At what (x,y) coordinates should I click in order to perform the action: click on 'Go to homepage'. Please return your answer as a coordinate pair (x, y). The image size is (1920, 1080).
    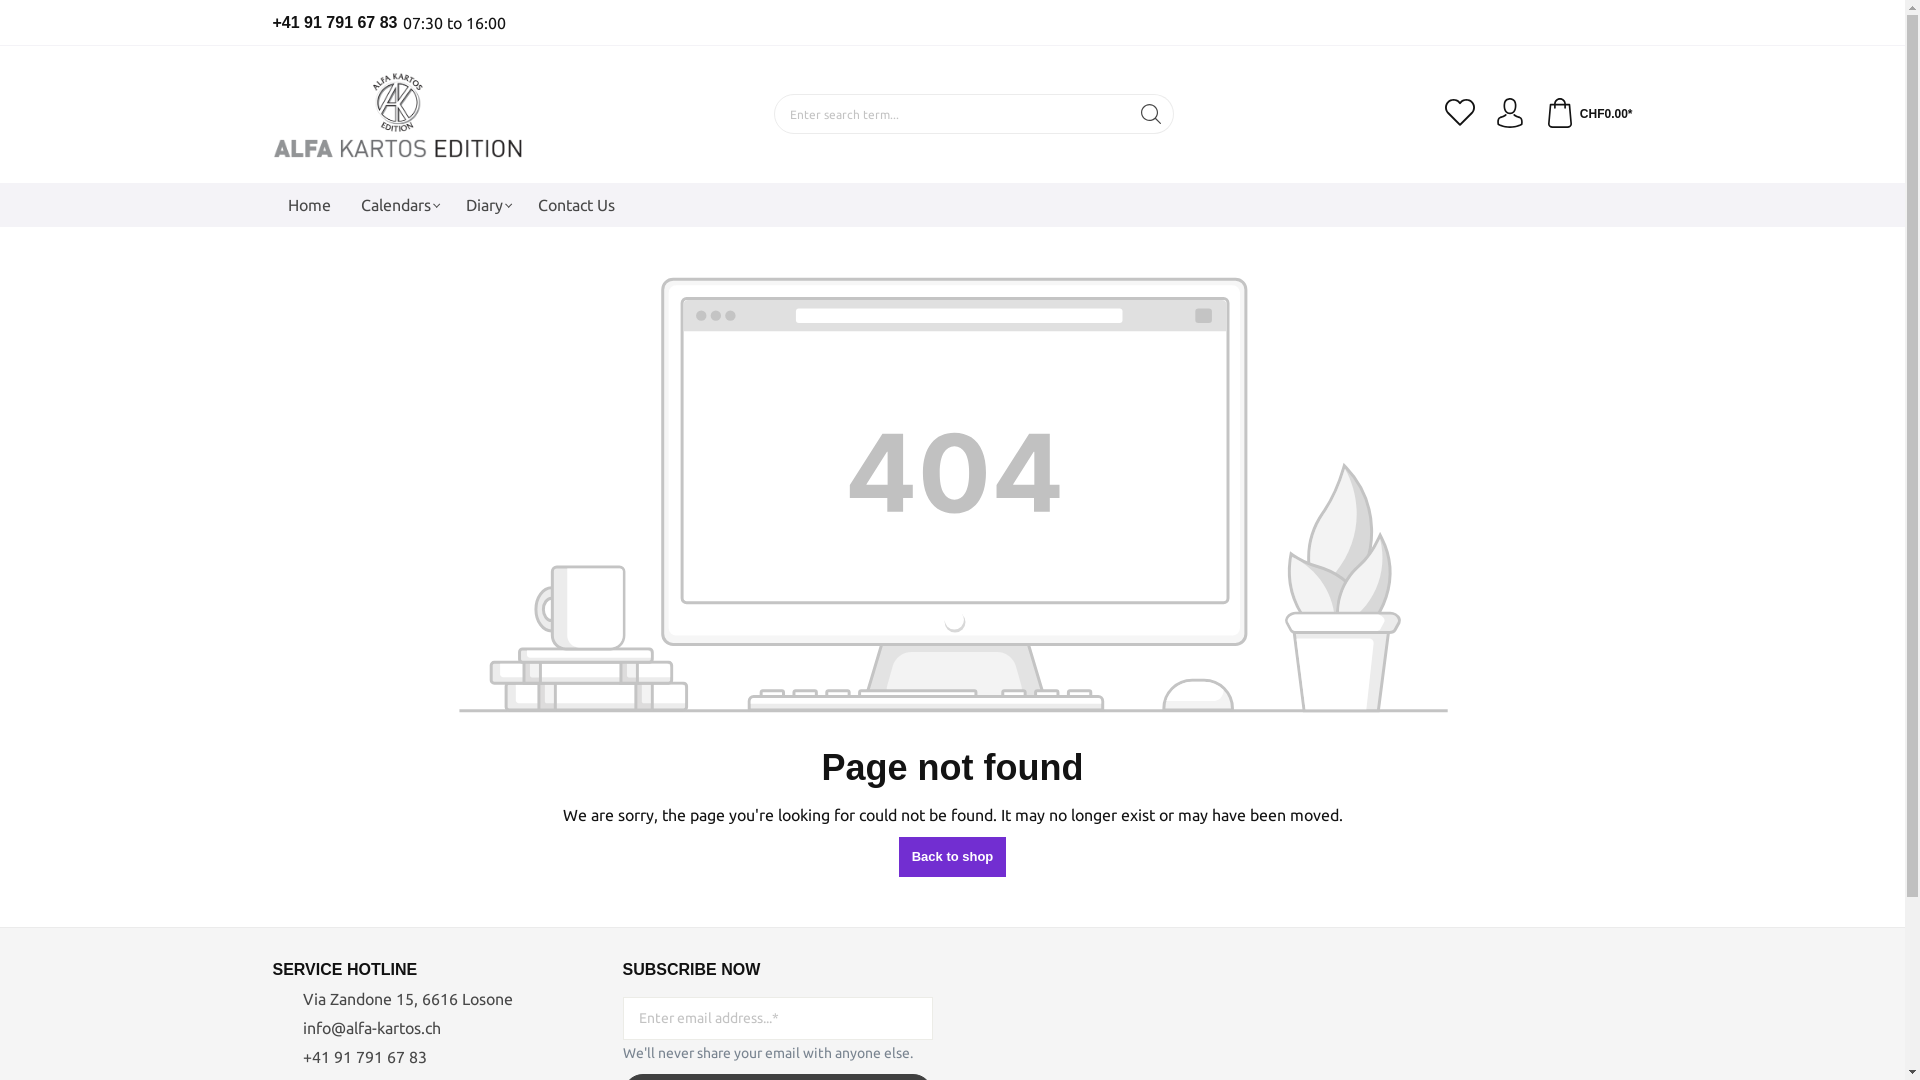
    Looking at the image, I should click on (397, 114).